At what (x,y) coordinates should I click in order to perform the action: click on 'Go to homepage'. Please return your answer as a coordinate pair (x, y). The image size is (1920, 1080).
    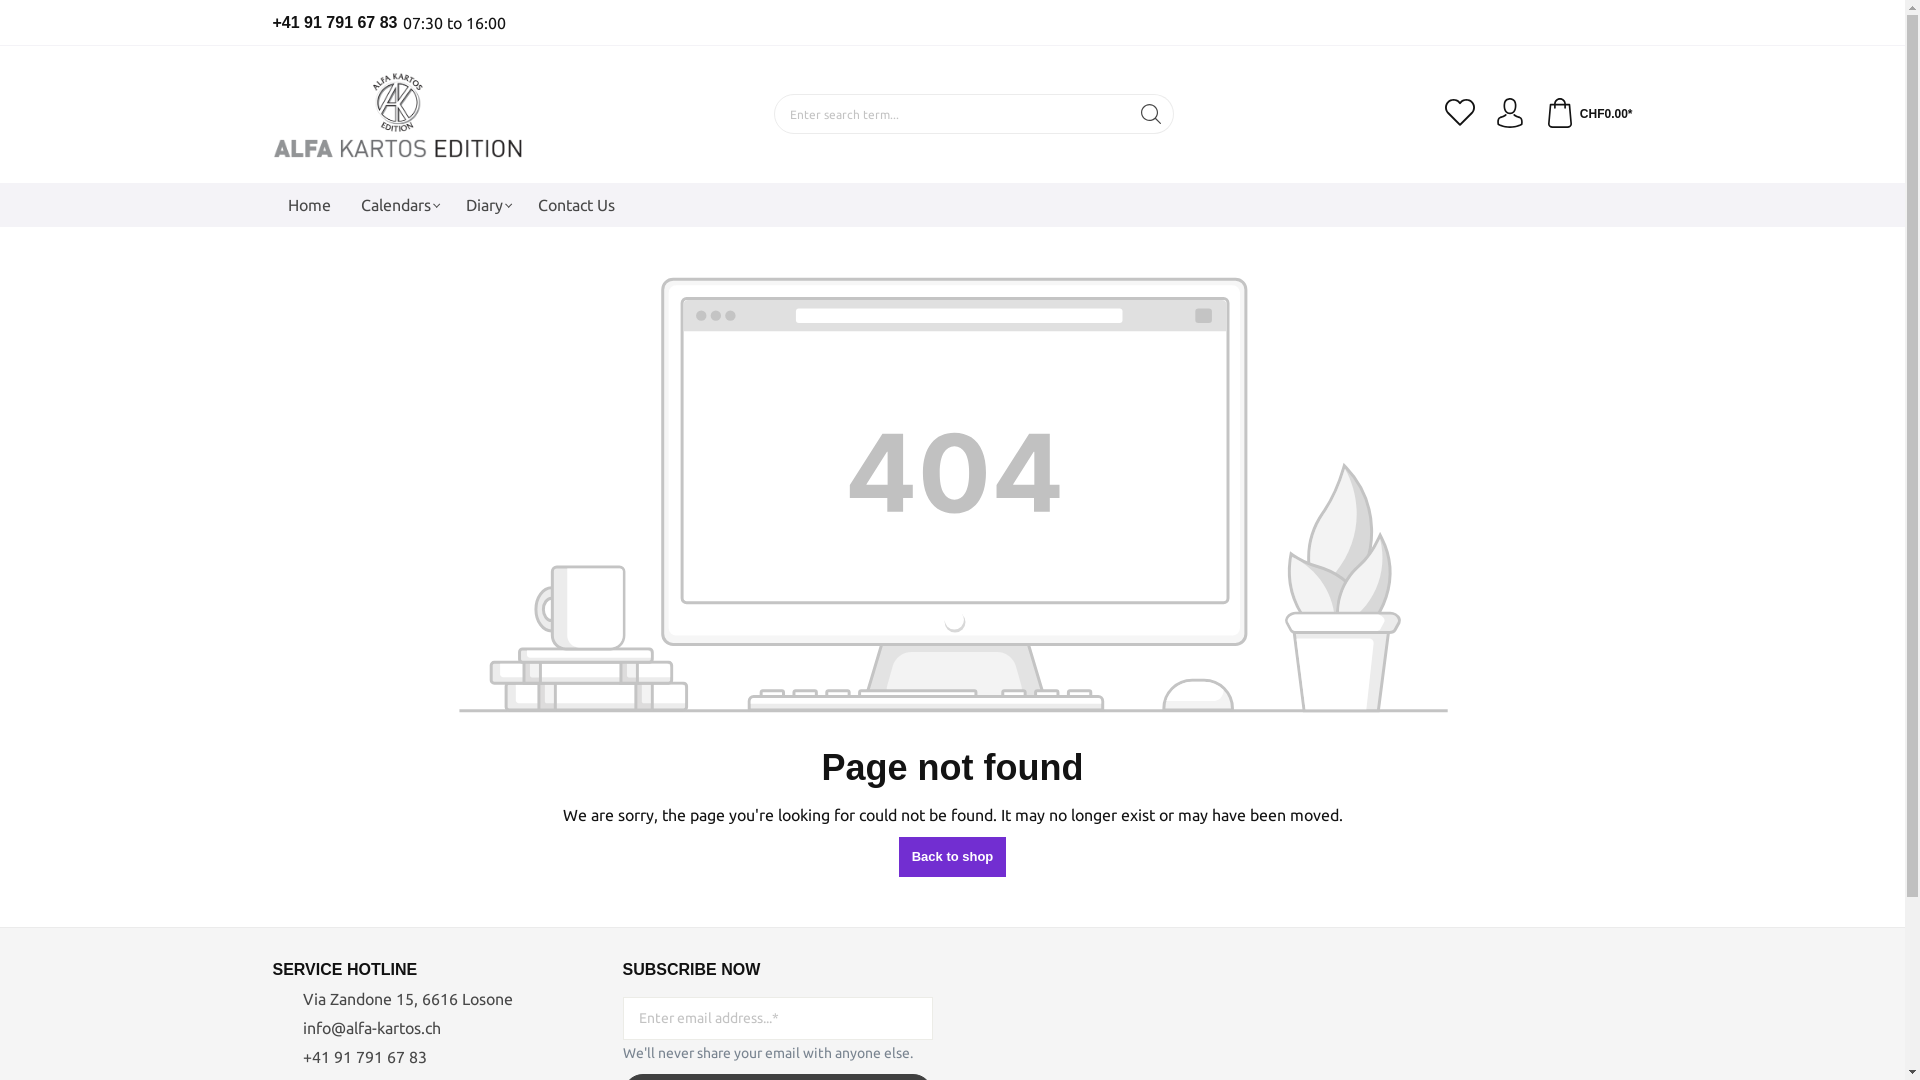
    Looking at the image, I should click on (397, 114).